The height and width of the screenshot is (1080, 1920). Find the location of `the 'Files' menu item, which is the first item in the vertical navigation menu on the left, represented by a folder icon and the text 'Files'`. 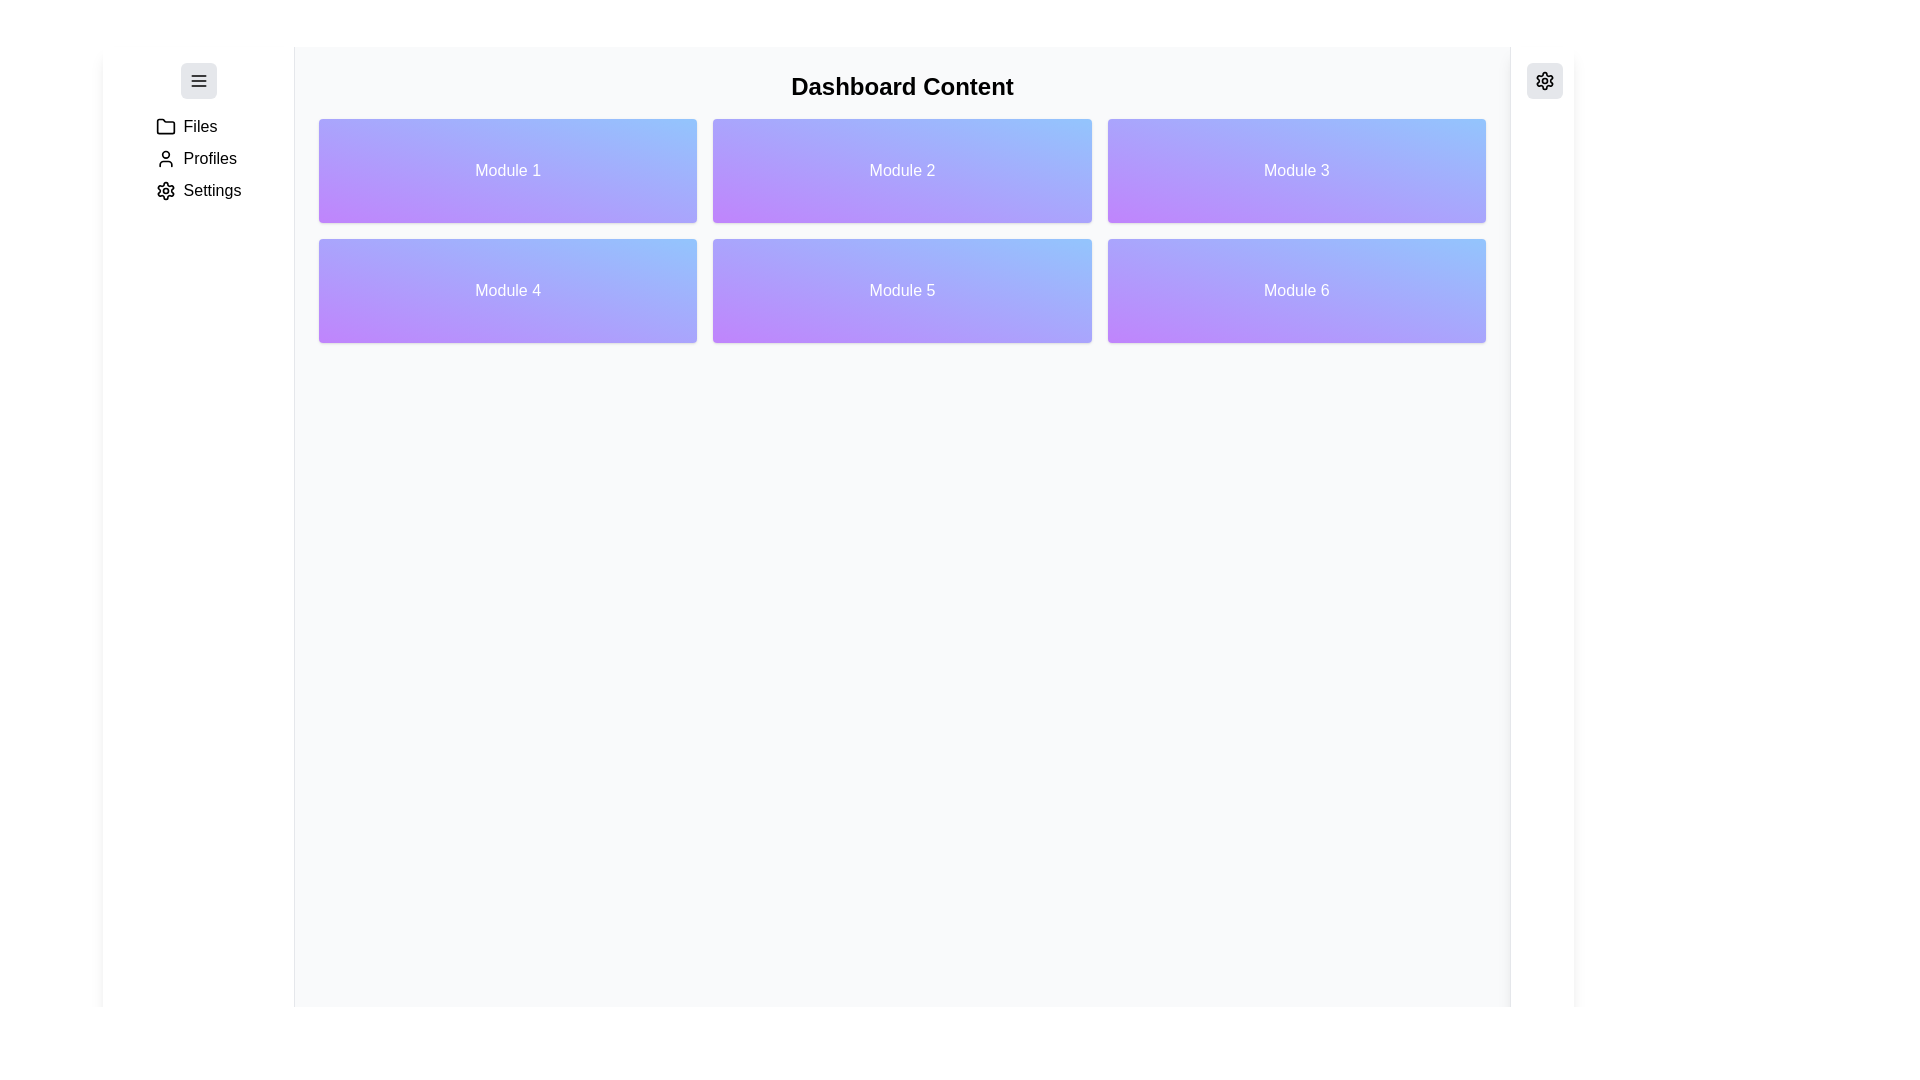

the 'Files' menu item, which is the first item in the vertical navigation menu on the left, represented by a folder icon and the text 'Files' is located at coordinates (198, 127).